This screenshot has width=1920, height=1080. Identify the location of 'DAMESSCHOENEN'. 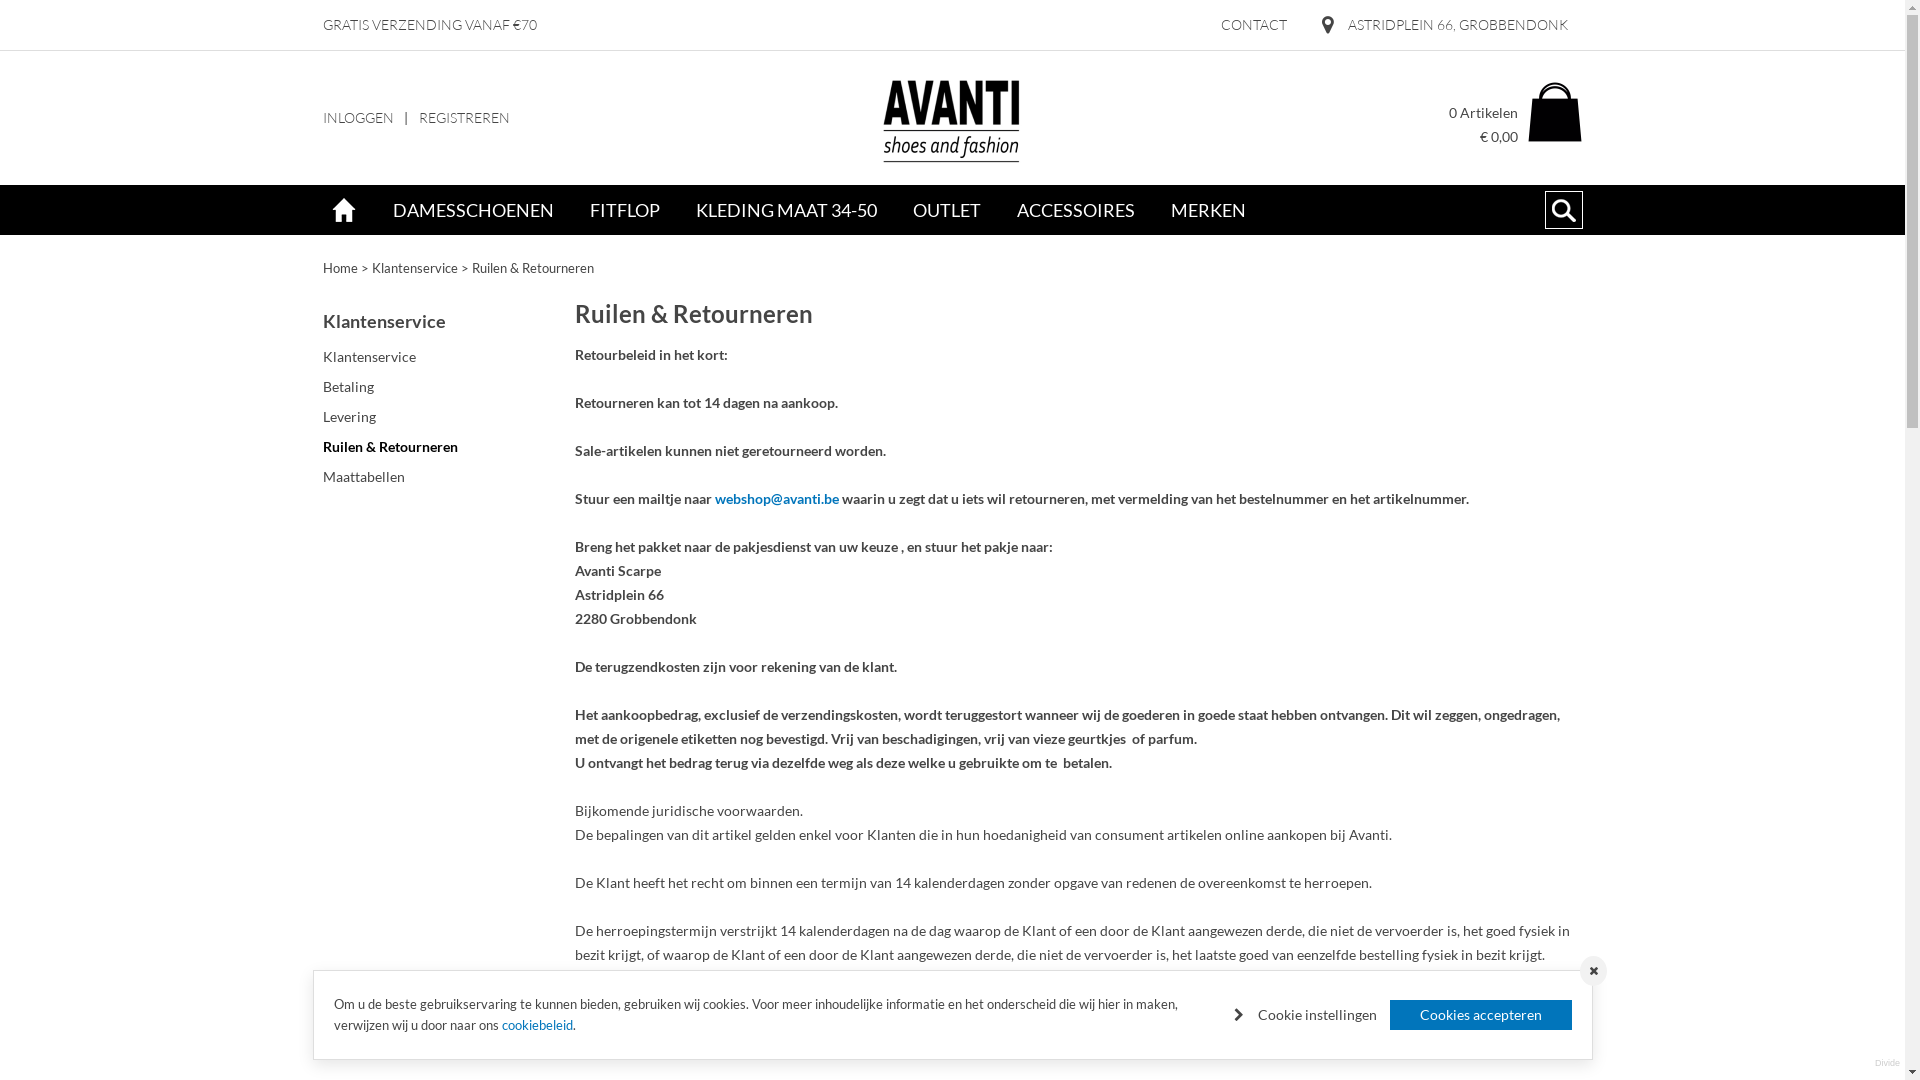
(471, 210).